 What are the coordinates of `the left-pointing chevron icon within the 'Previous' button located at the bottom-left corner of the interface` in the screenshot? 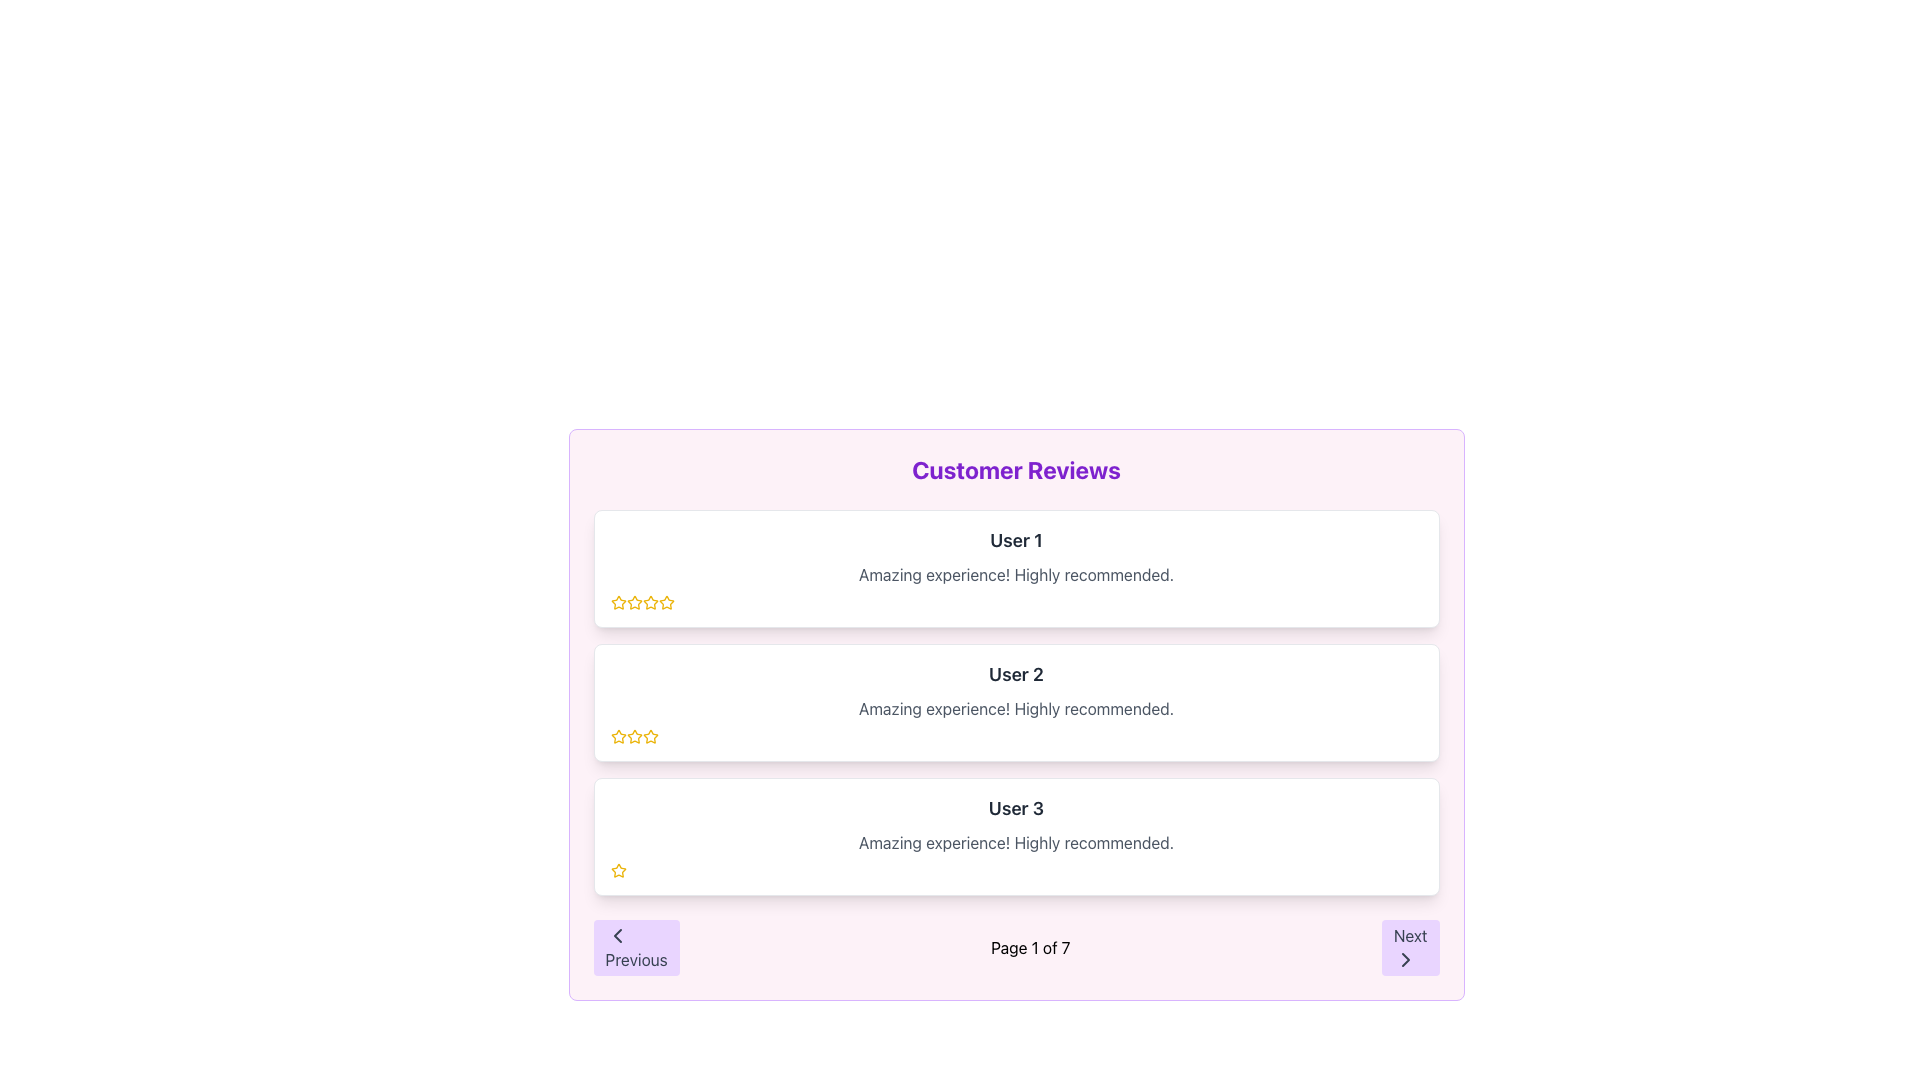 It's located at (616, 936).